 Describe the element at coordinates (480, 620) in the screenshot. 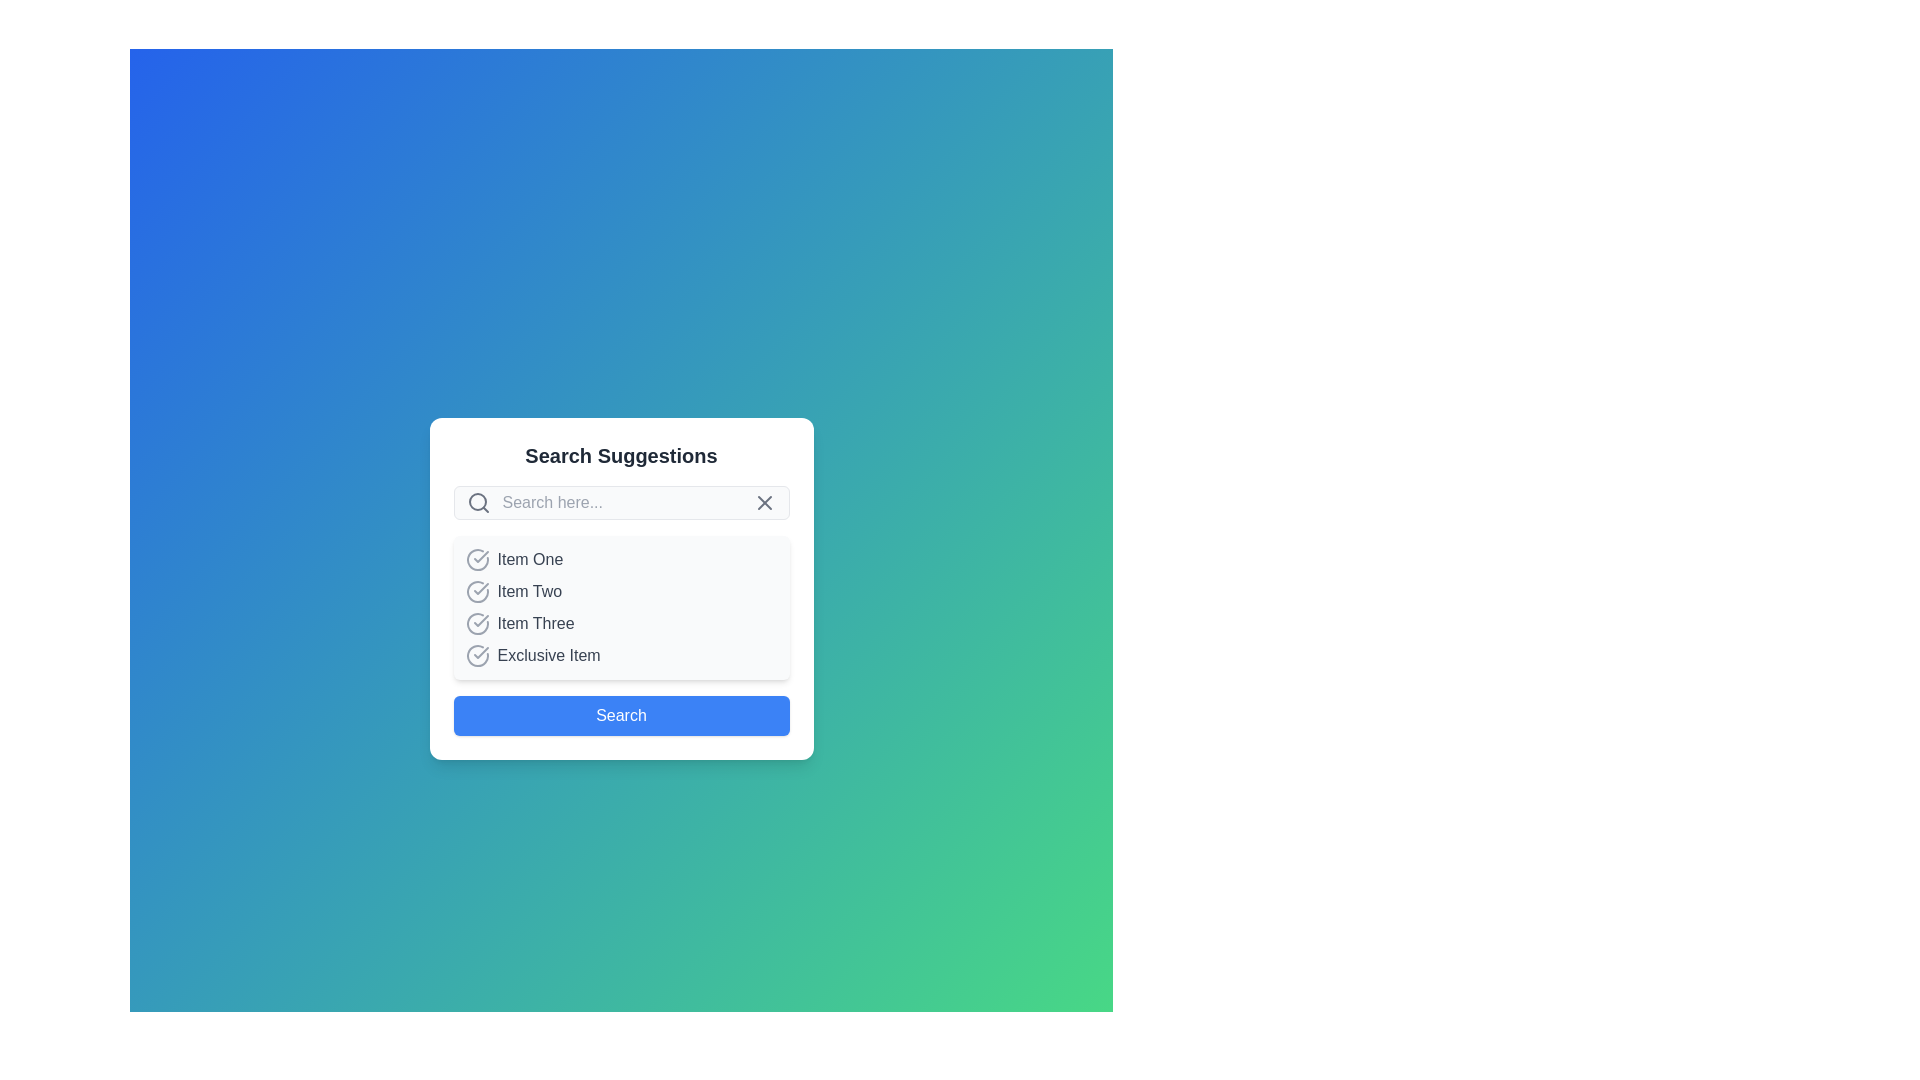

I see `the Checkmark icon indicating the confirmation of selection for 'Item Three' in the dropdown menu` at that location.